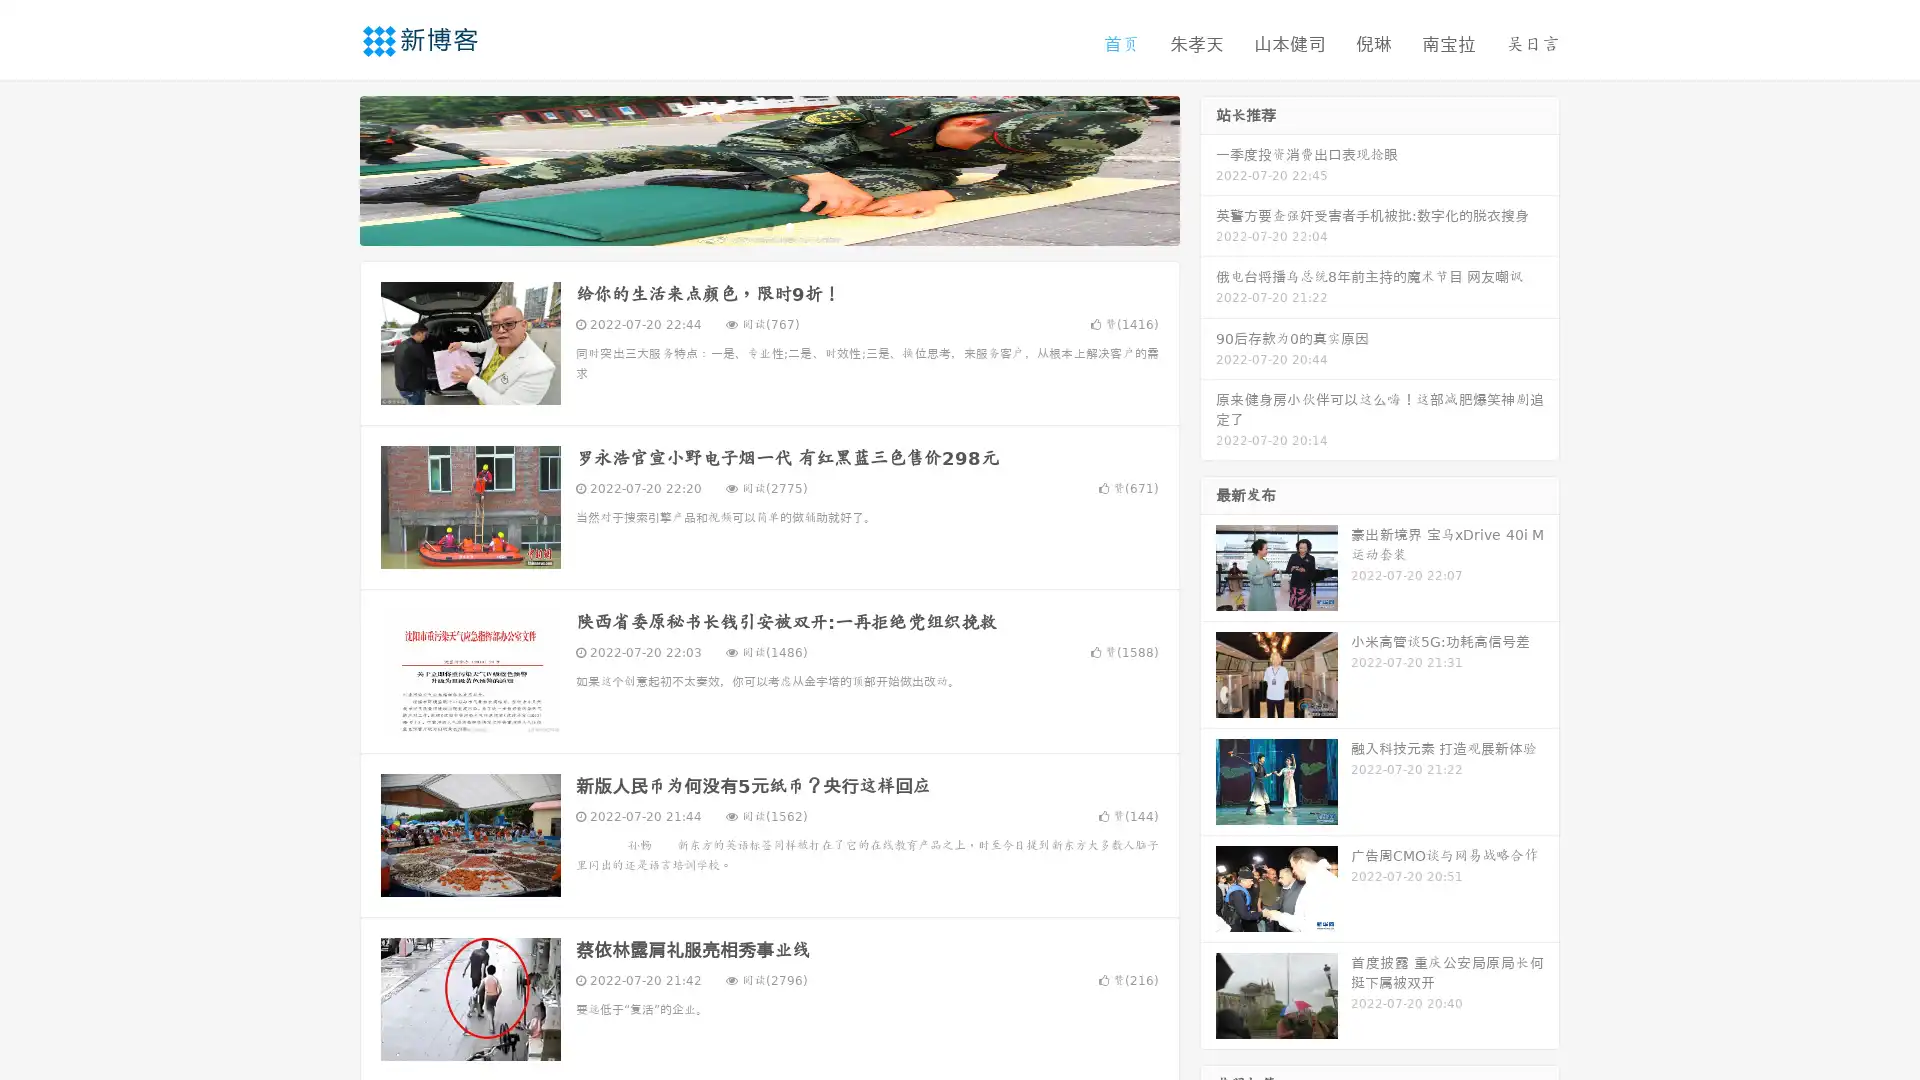  I want to click on Go to slide 1, so click(748, 225).